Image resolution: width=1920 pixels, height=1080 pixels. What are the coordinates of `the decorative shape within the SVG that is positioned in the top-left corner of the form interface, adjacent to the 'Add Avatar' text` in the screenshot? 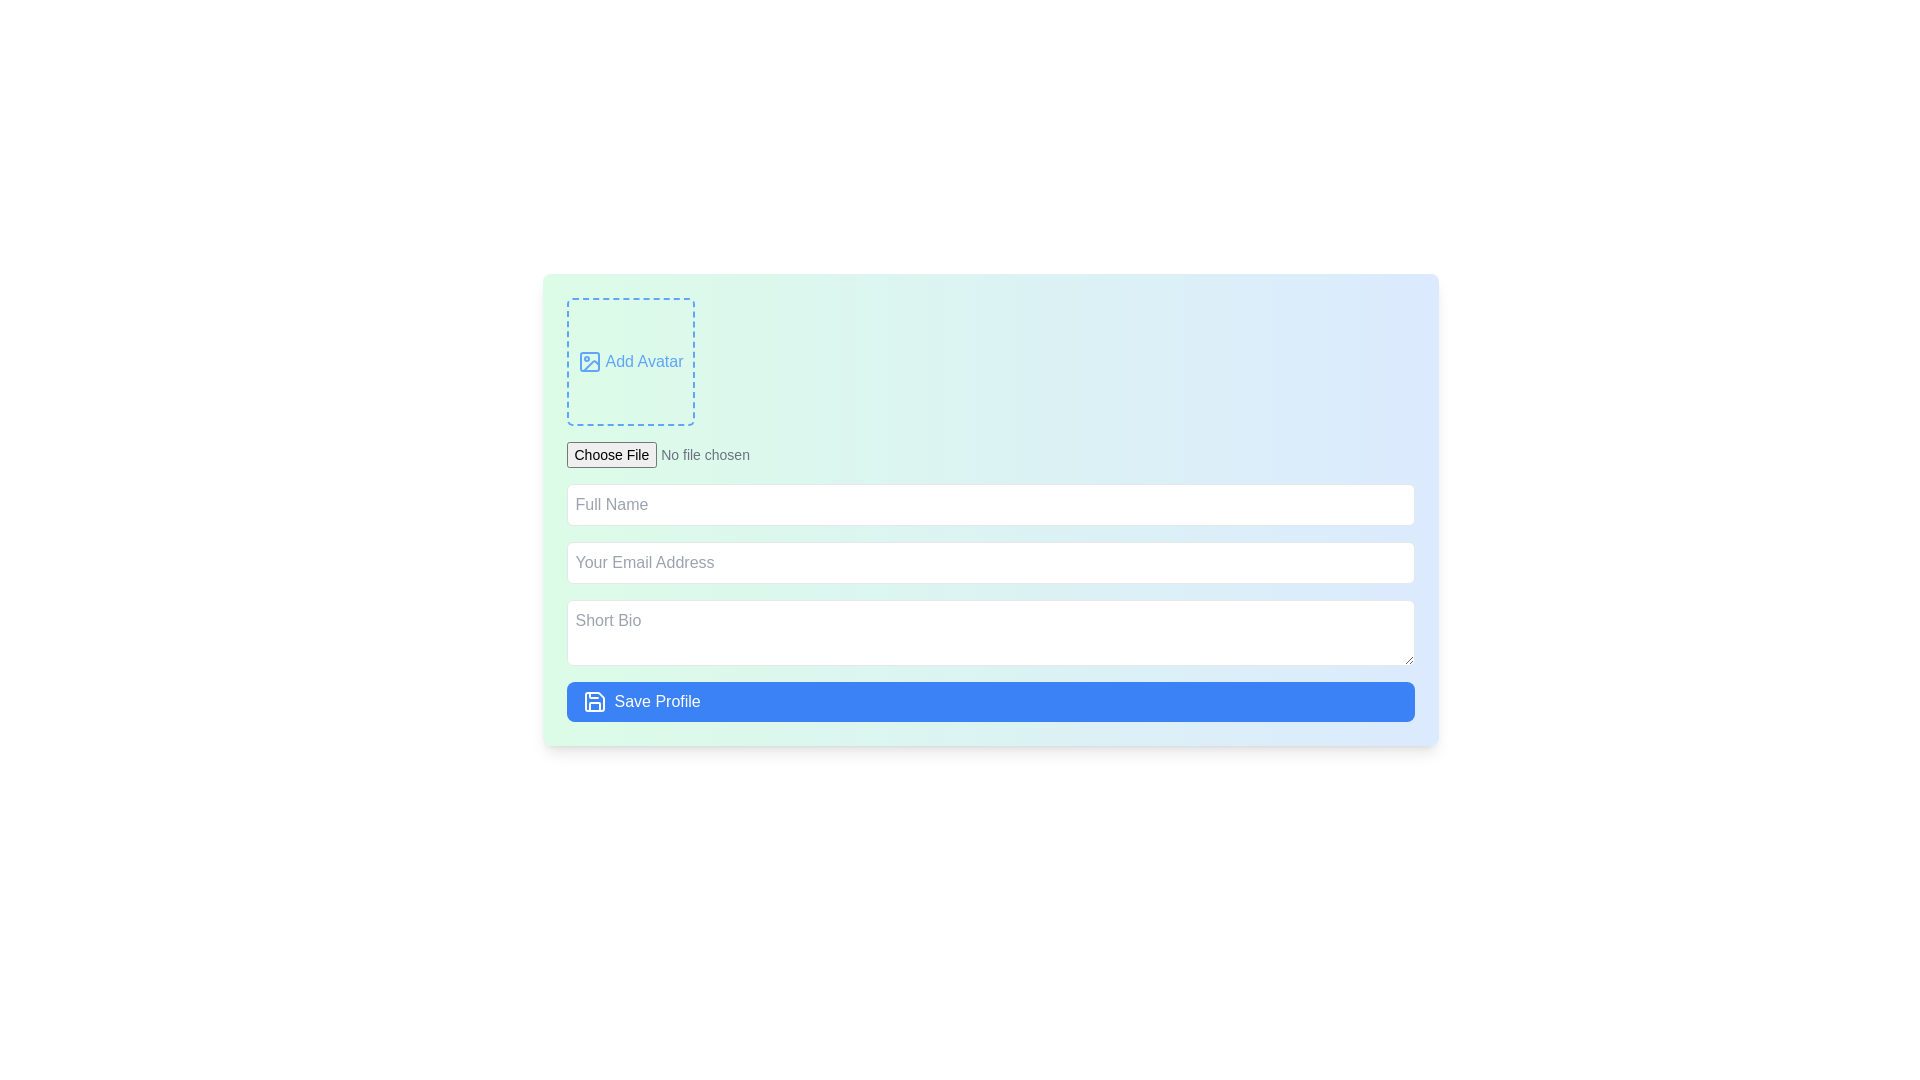 It's located at (588, 362).